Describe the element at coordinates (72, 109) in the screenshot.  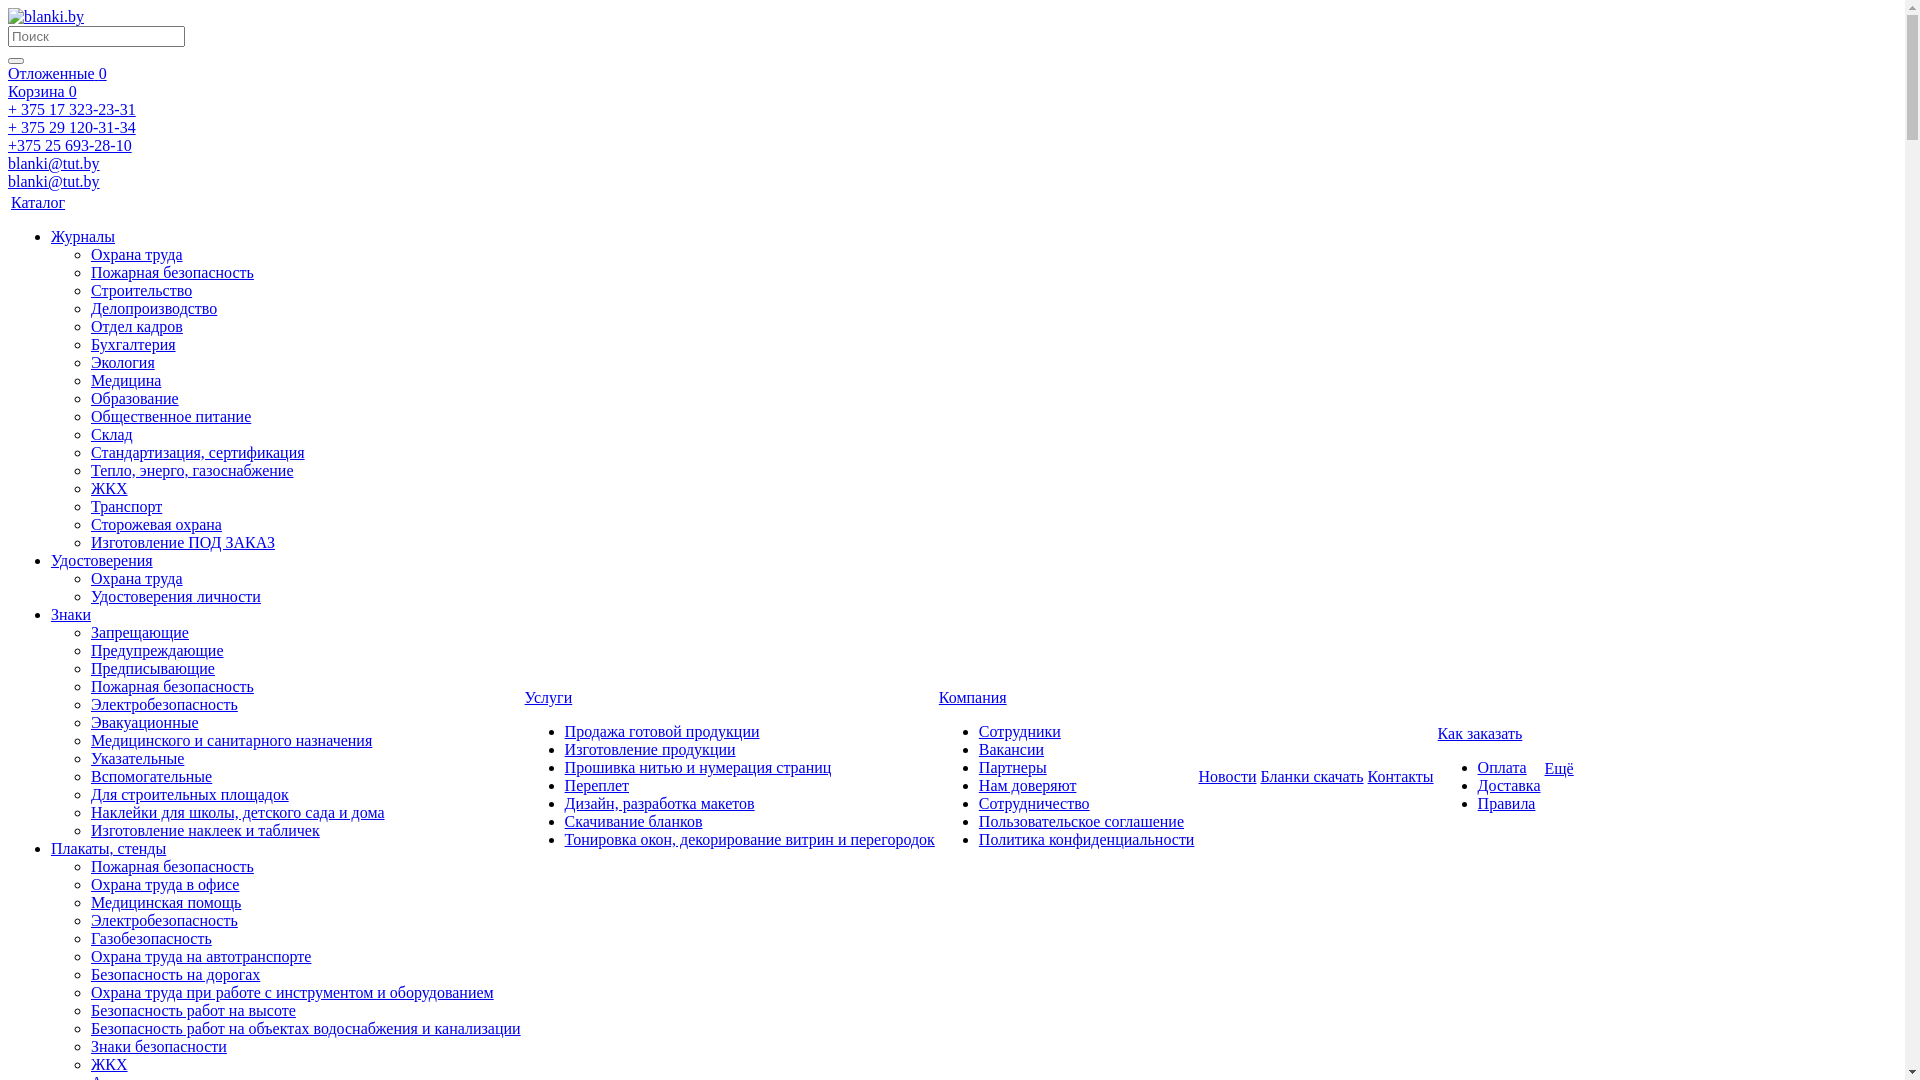
I see `'+ 375 17 323-23-31'` at that location.